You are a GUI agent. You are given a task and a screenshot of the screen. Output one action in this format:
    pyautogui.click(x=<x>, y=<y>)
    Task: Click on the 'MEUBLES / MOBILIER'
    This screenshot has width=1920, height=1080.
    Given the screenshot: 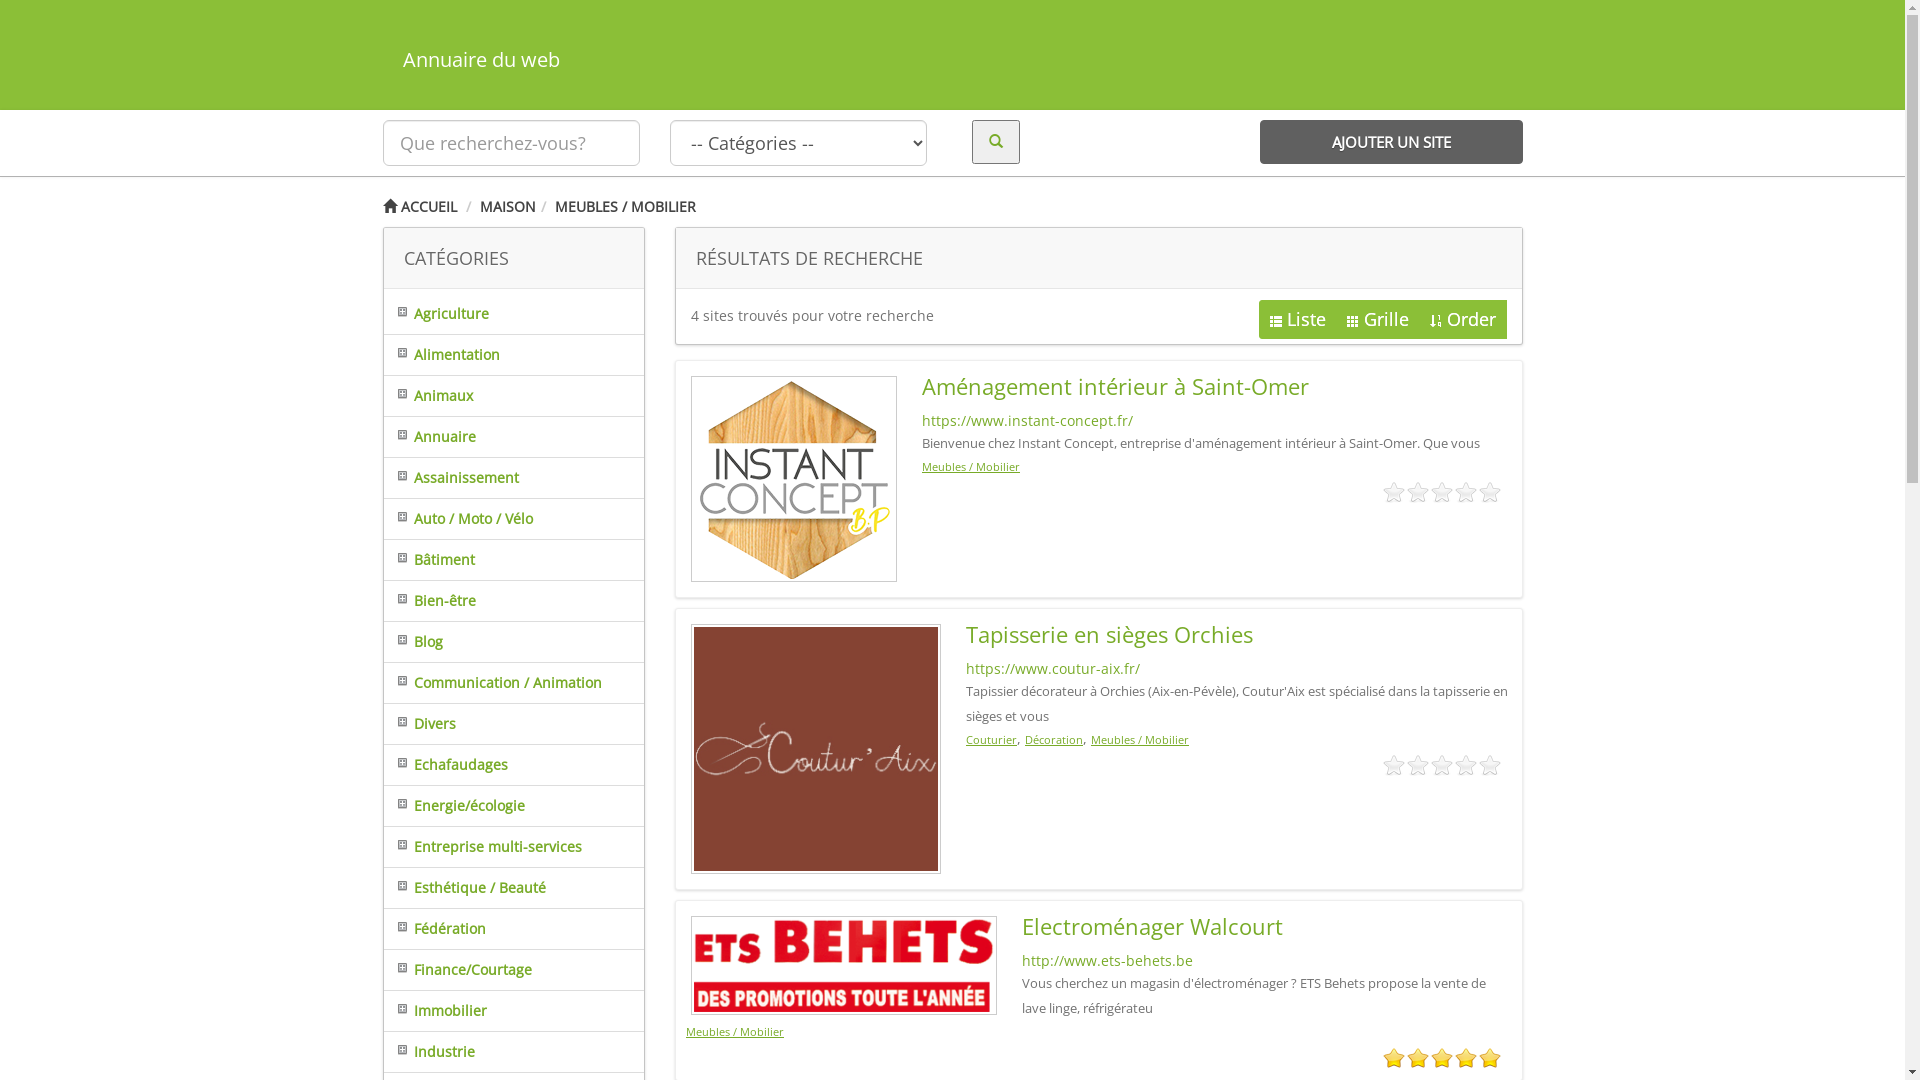 What is the action you would take?
    pyautogui.click(x=623, y=206)
    